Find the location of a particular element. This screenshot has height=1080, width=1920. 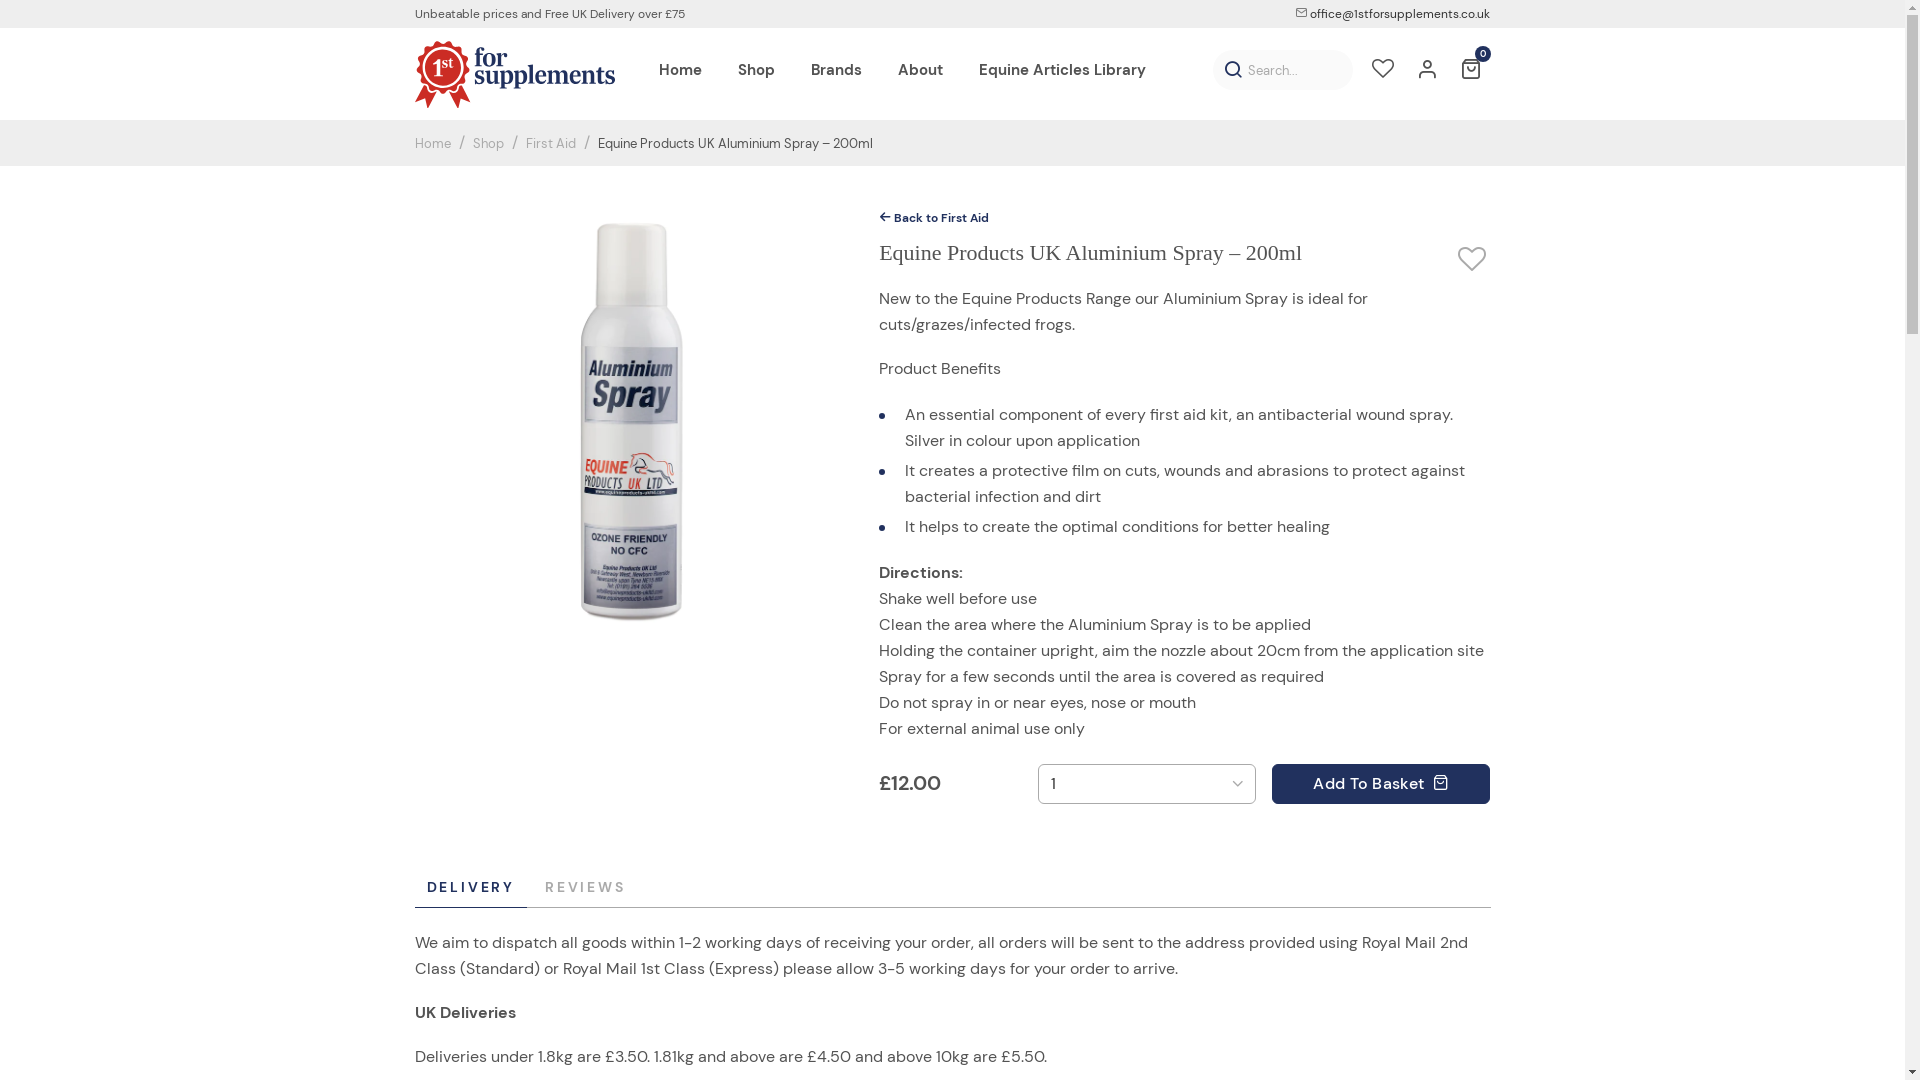

'REVIEWS' is located at coordinates (584, 886).